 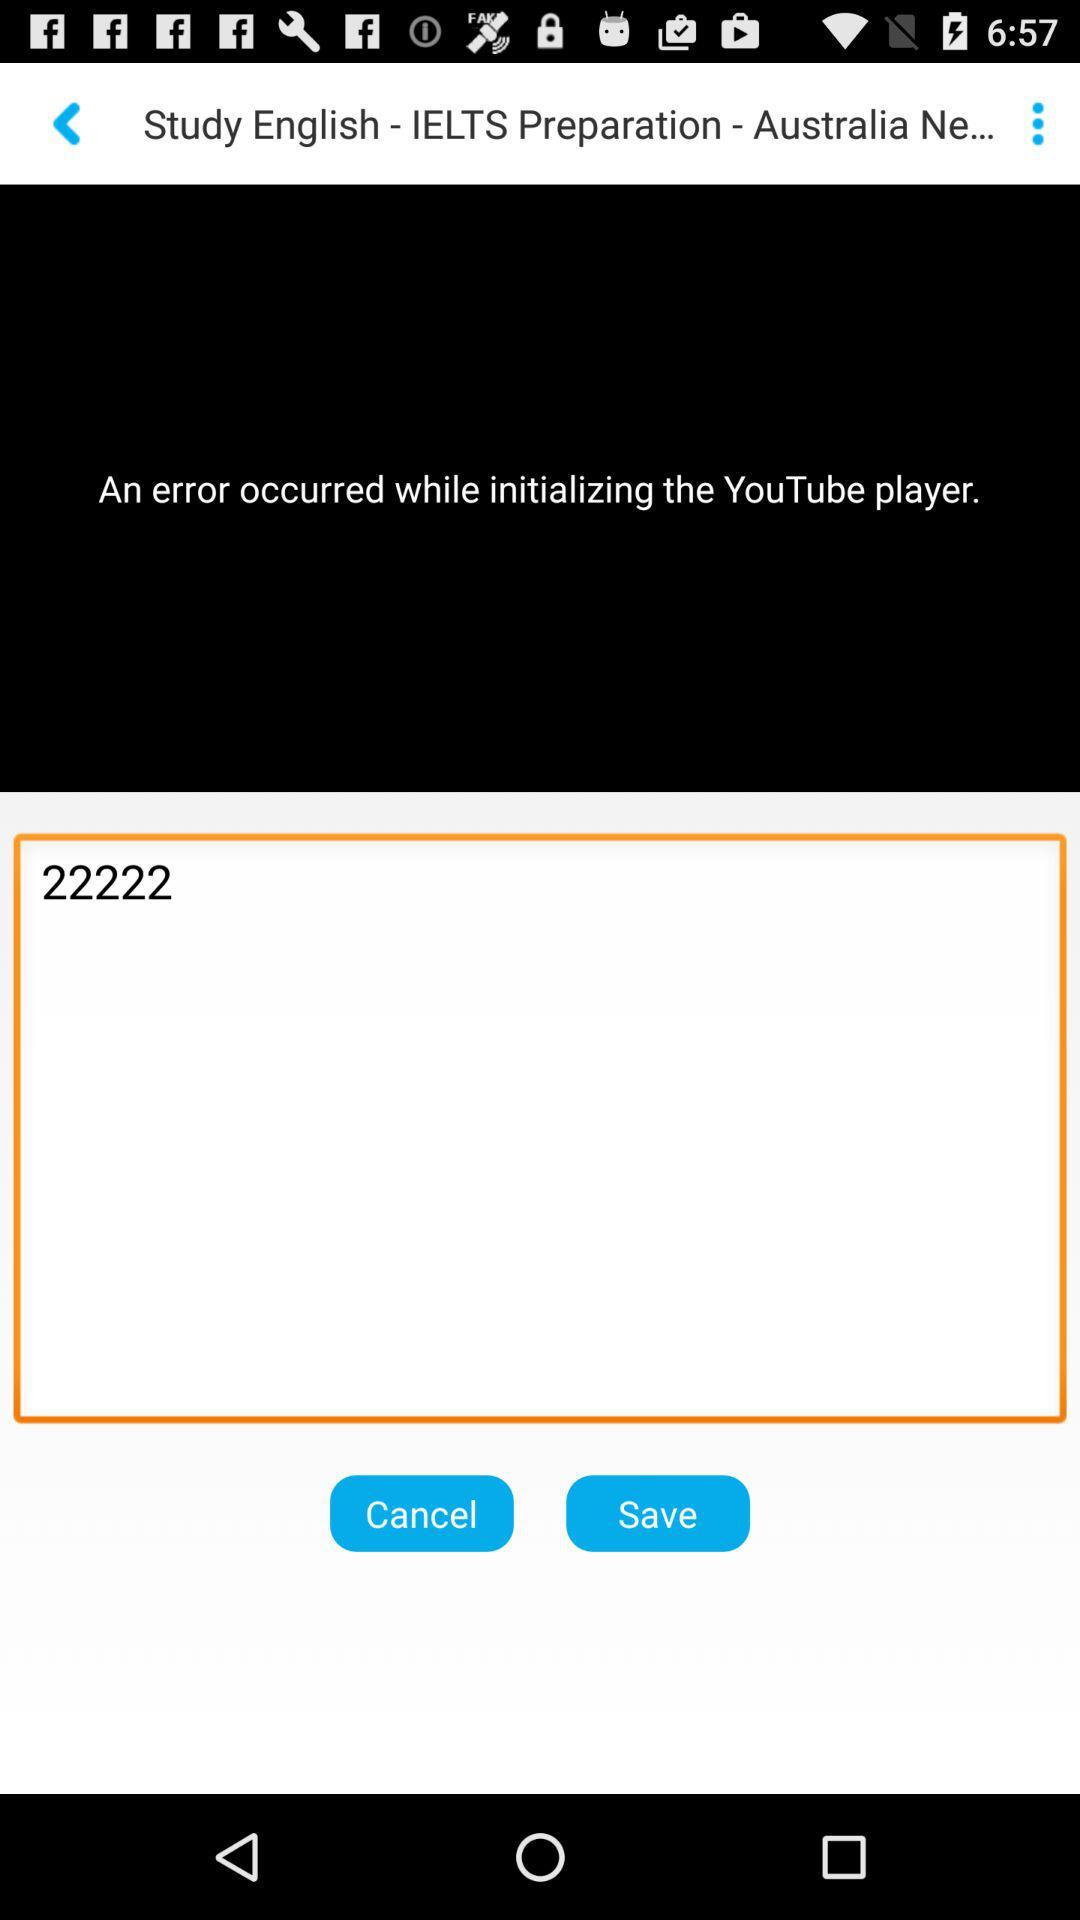 I want to click on the arrow_backward icon, so click(x=68, y=131).